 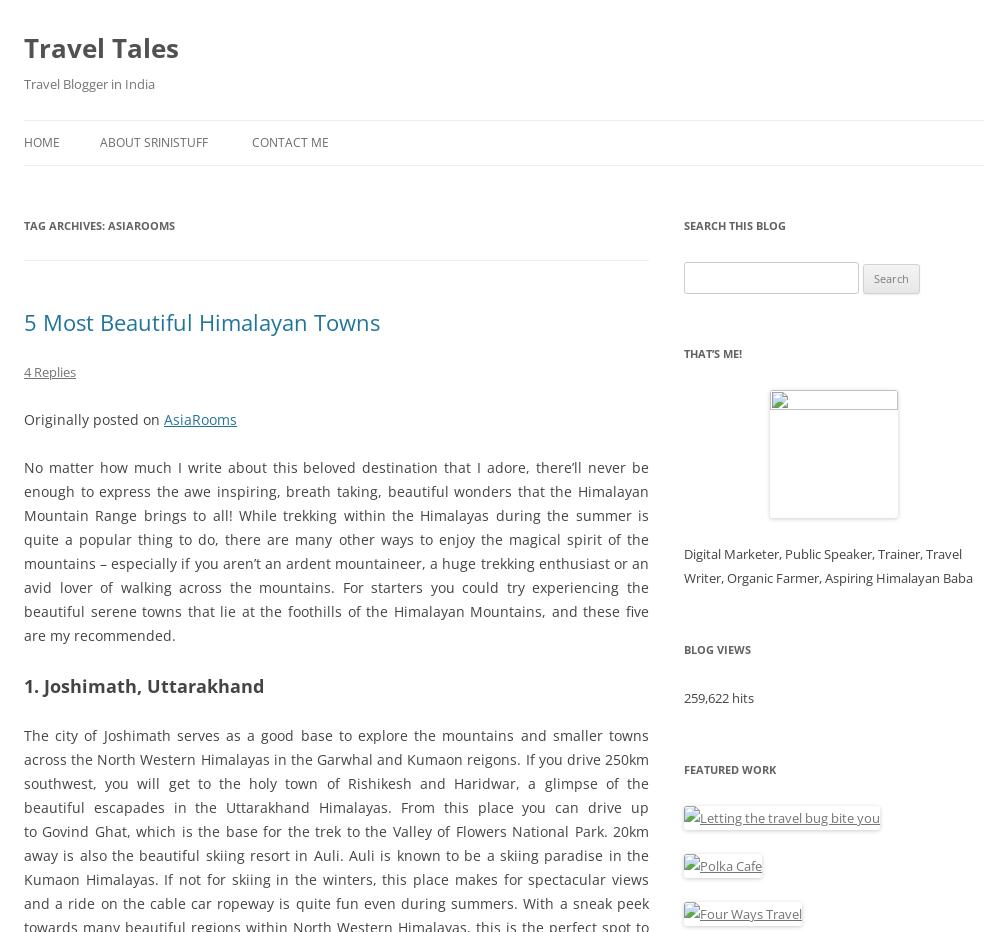 I want to click on 'That’s Me!', so click(x=684, y=352).